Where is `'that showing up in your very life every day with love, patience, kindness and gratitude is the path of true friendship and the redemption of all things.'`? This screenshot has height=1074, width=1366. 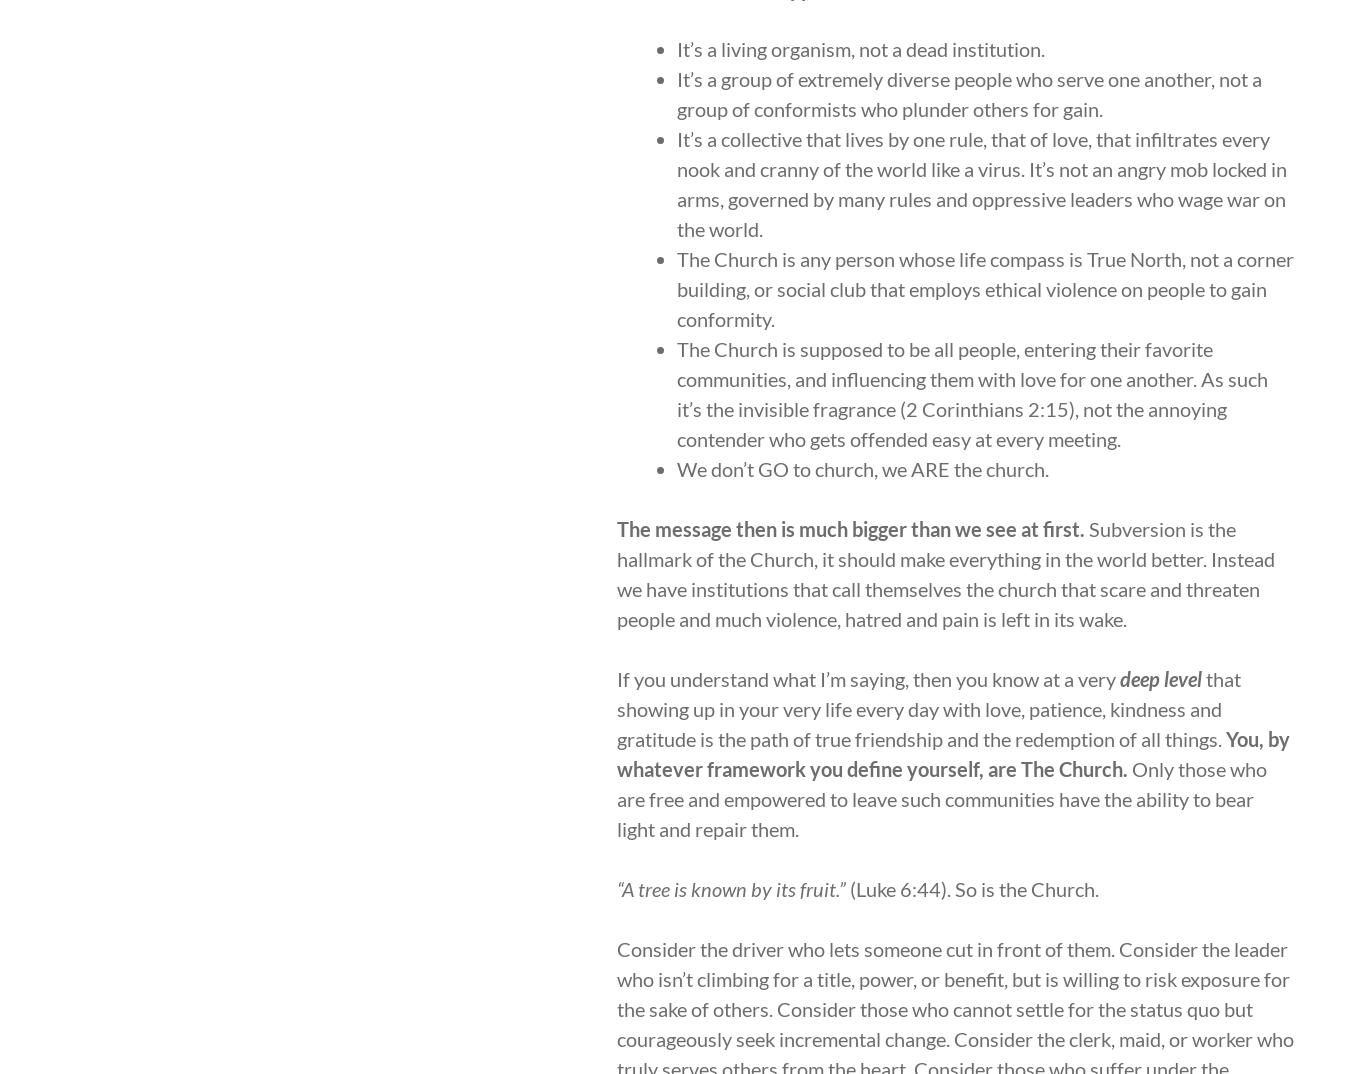 'that showing up in your very life every day with love, patience, kindness and gratitude is the path of true friendship and the redemption of all things.' is located at coordinates (929, 708).